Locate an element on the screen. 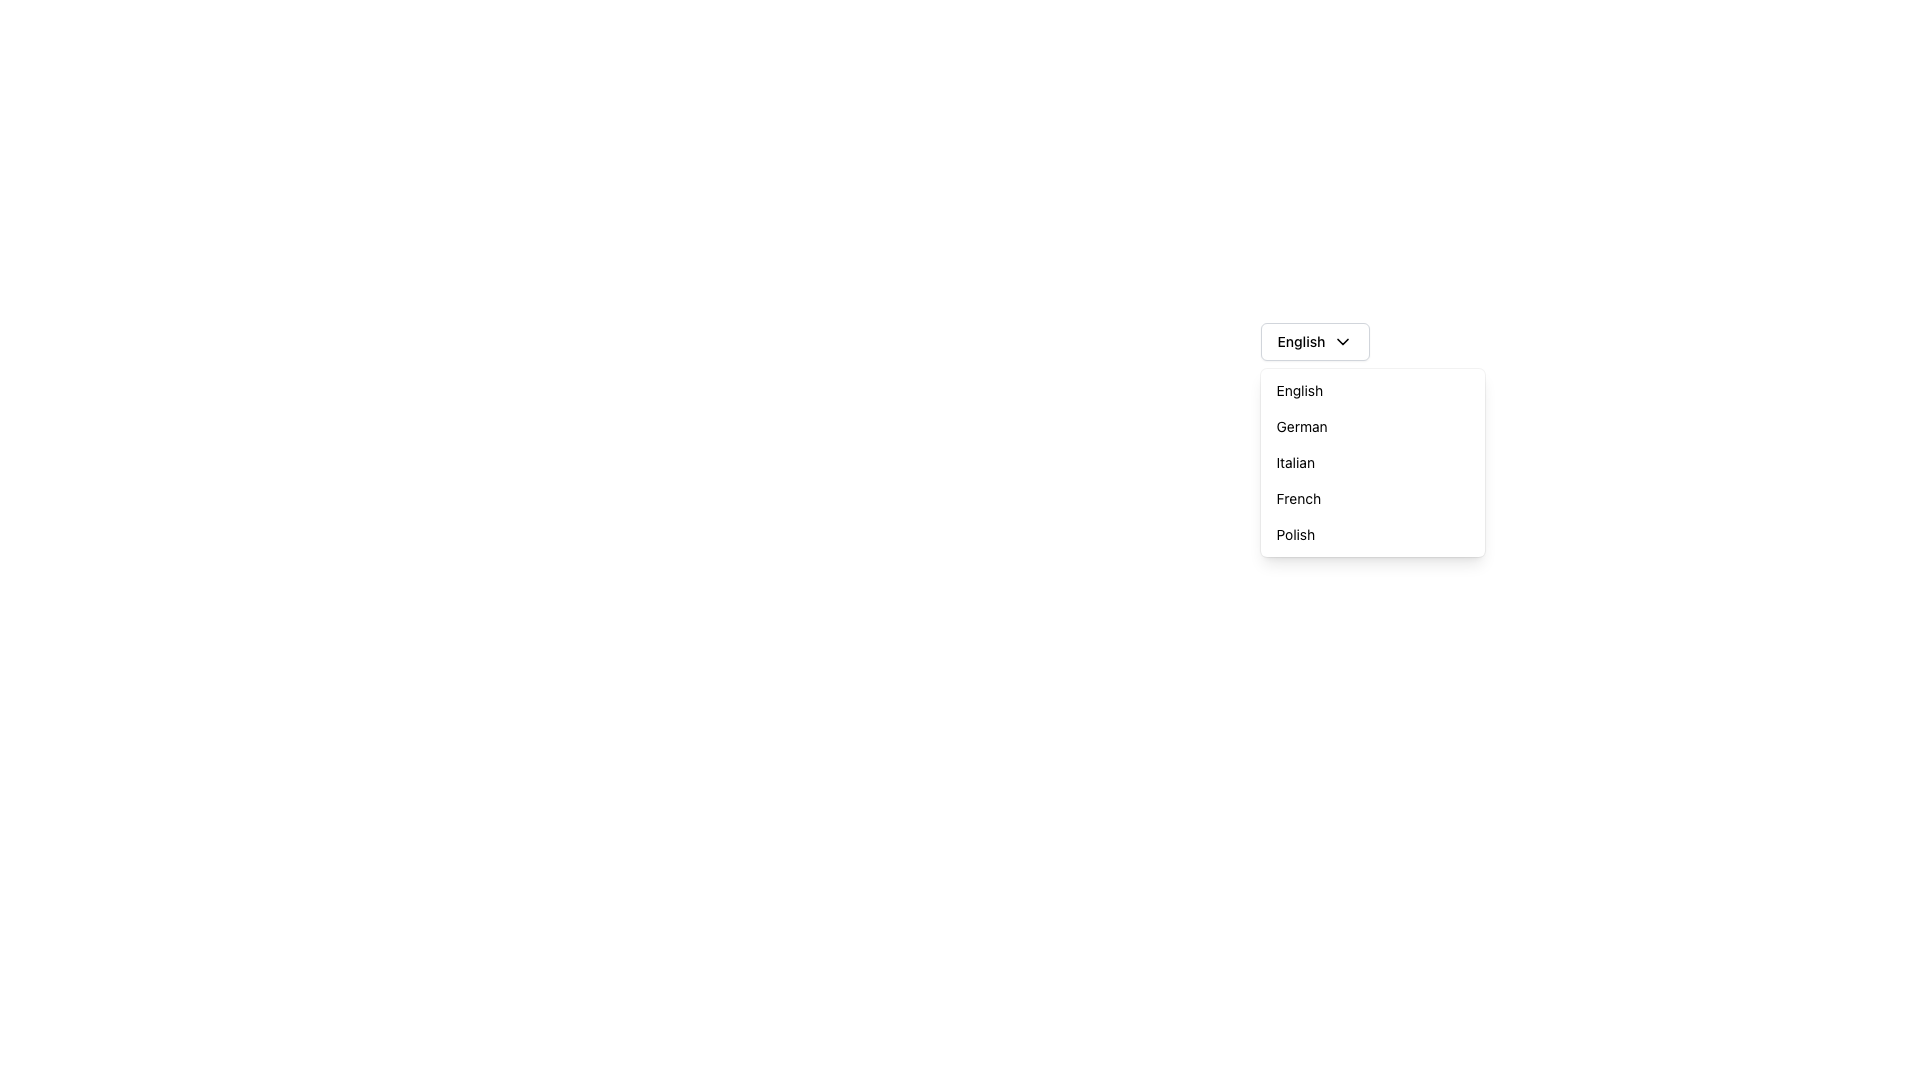 The image size is (1920, 1080). the second option in the vertical dropdown menu is located at coordinates (1371, 426).